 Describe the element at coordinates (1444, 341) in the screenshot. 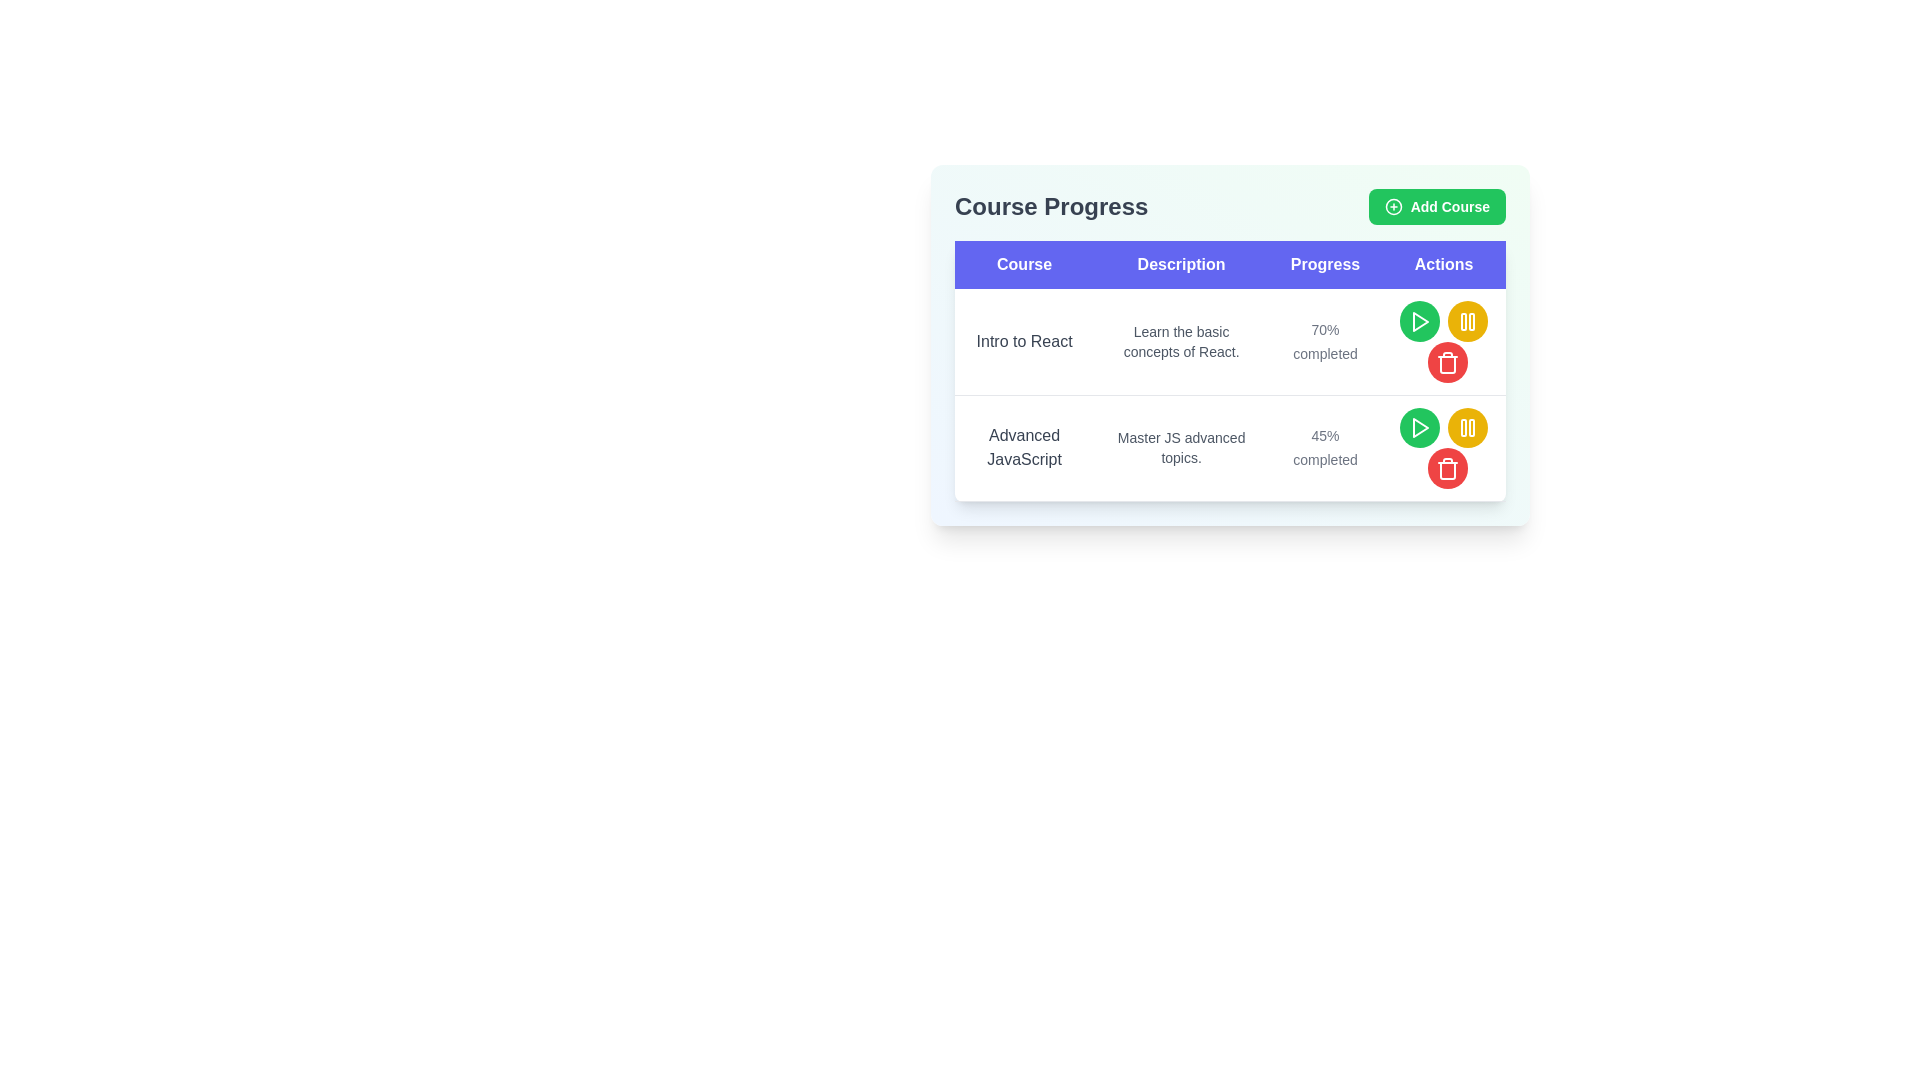

I see `the red trash button in the grouped circular buttons with icons located in the 'Actions' column of the 'Intro to React' row` at that location.